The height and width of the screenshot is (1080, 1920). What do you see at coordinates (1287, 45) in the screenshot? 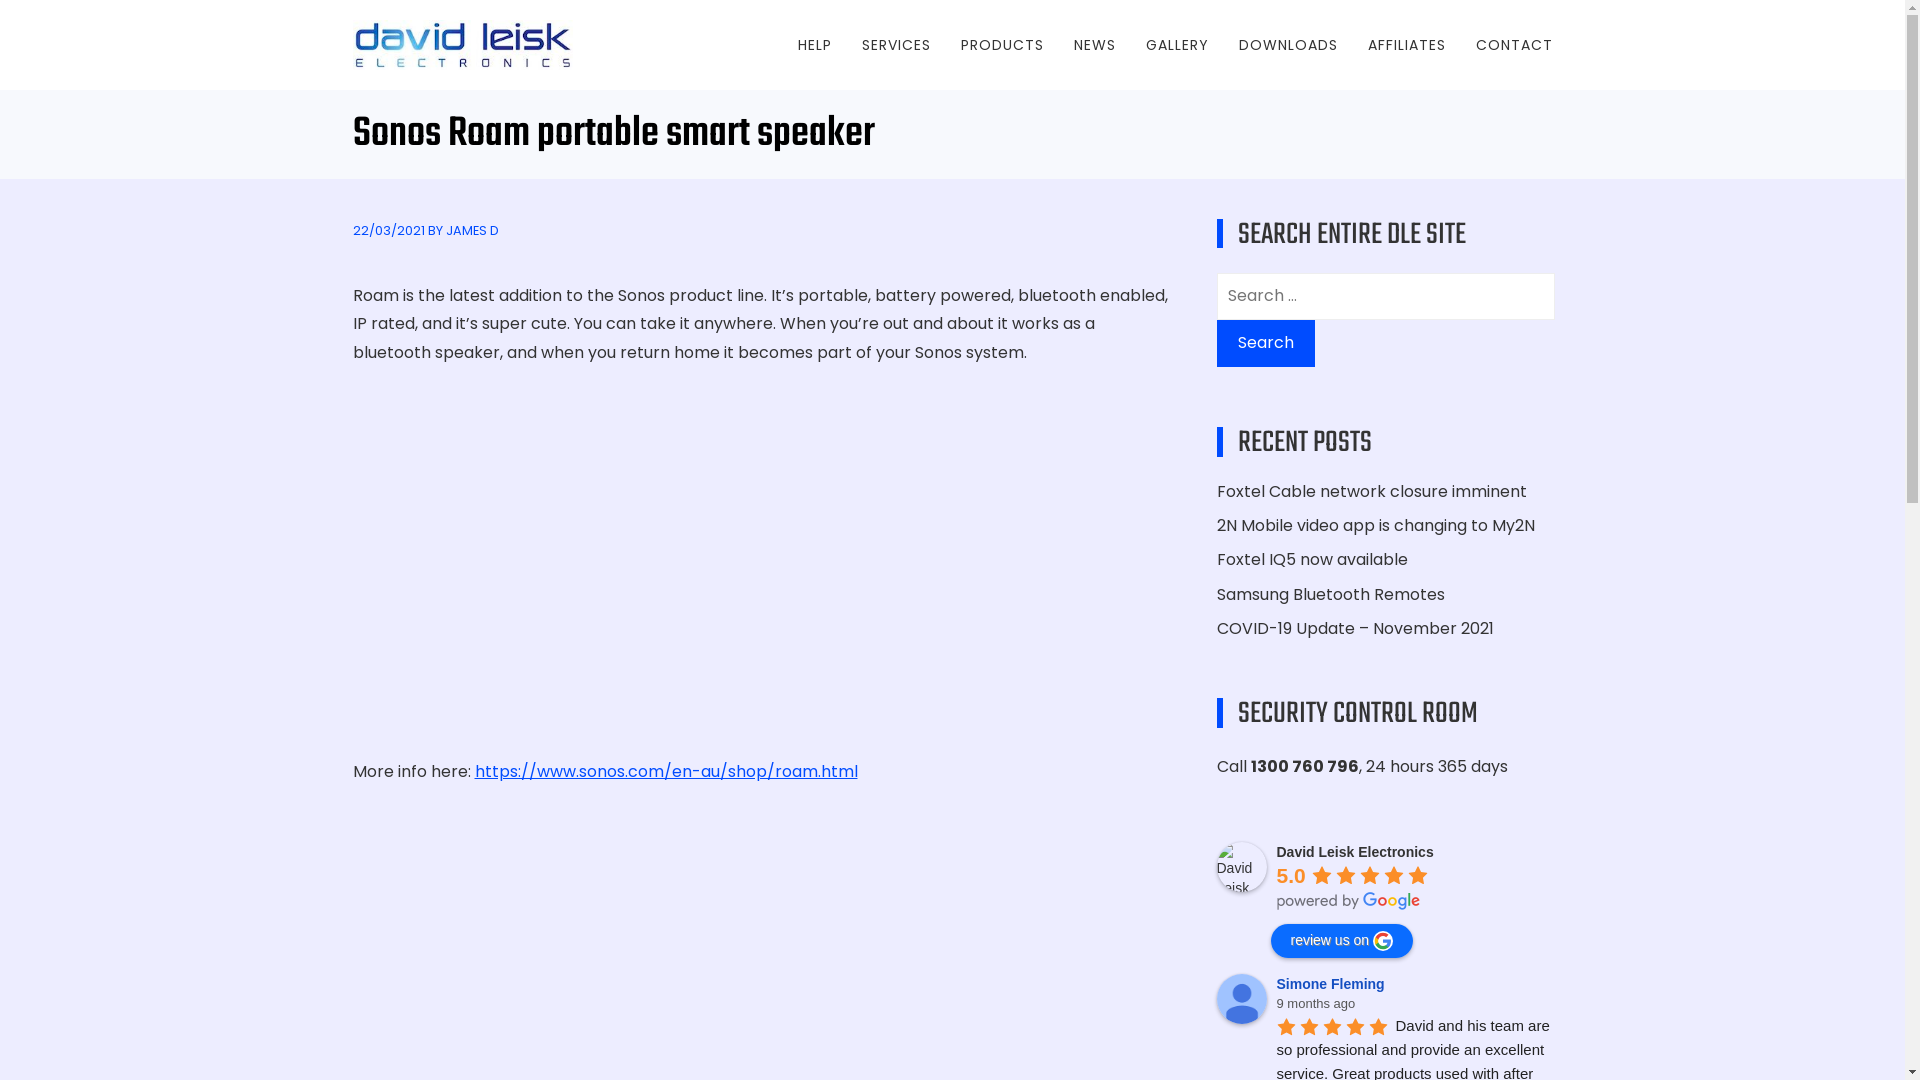
I see `'DOWNLOADS'` at bounding box center [1287, 45].